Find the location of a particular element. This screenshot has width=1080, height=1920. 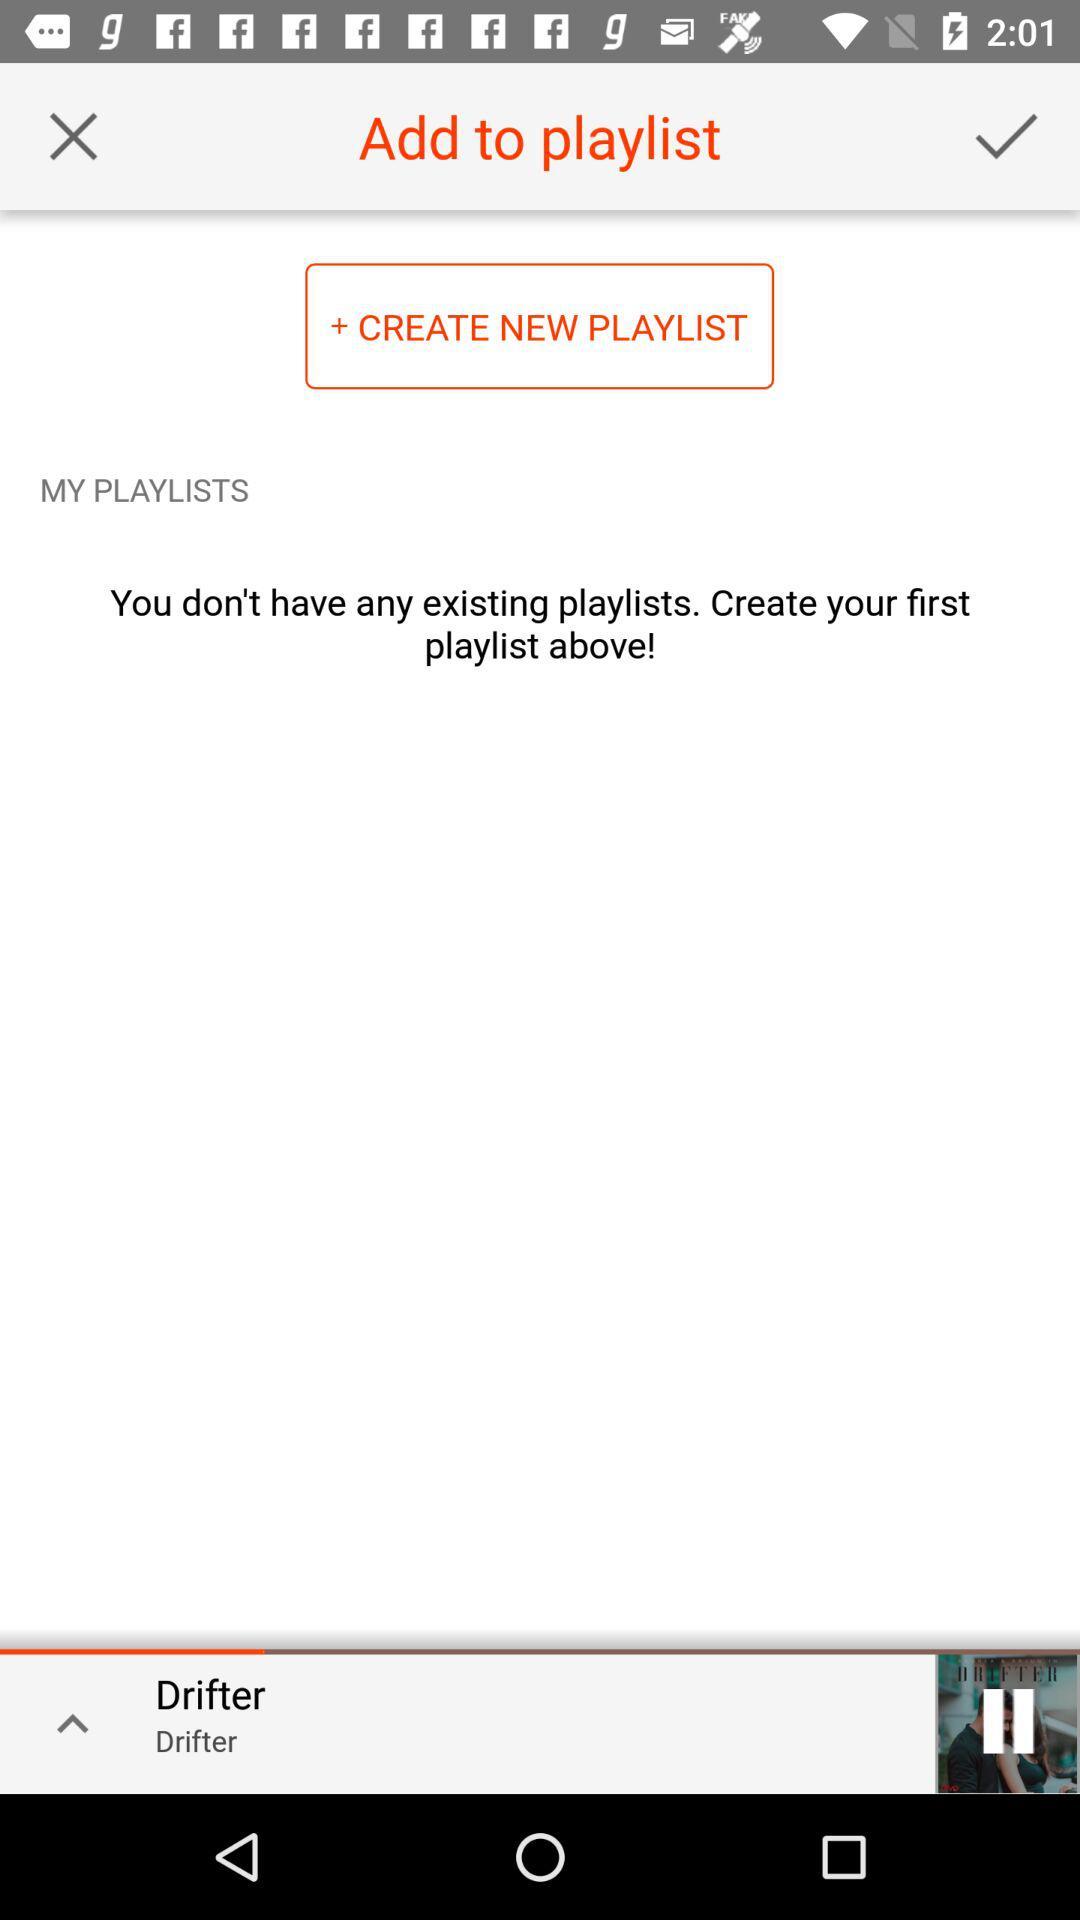

the pause icon is located at coordinates (1007, 1720).